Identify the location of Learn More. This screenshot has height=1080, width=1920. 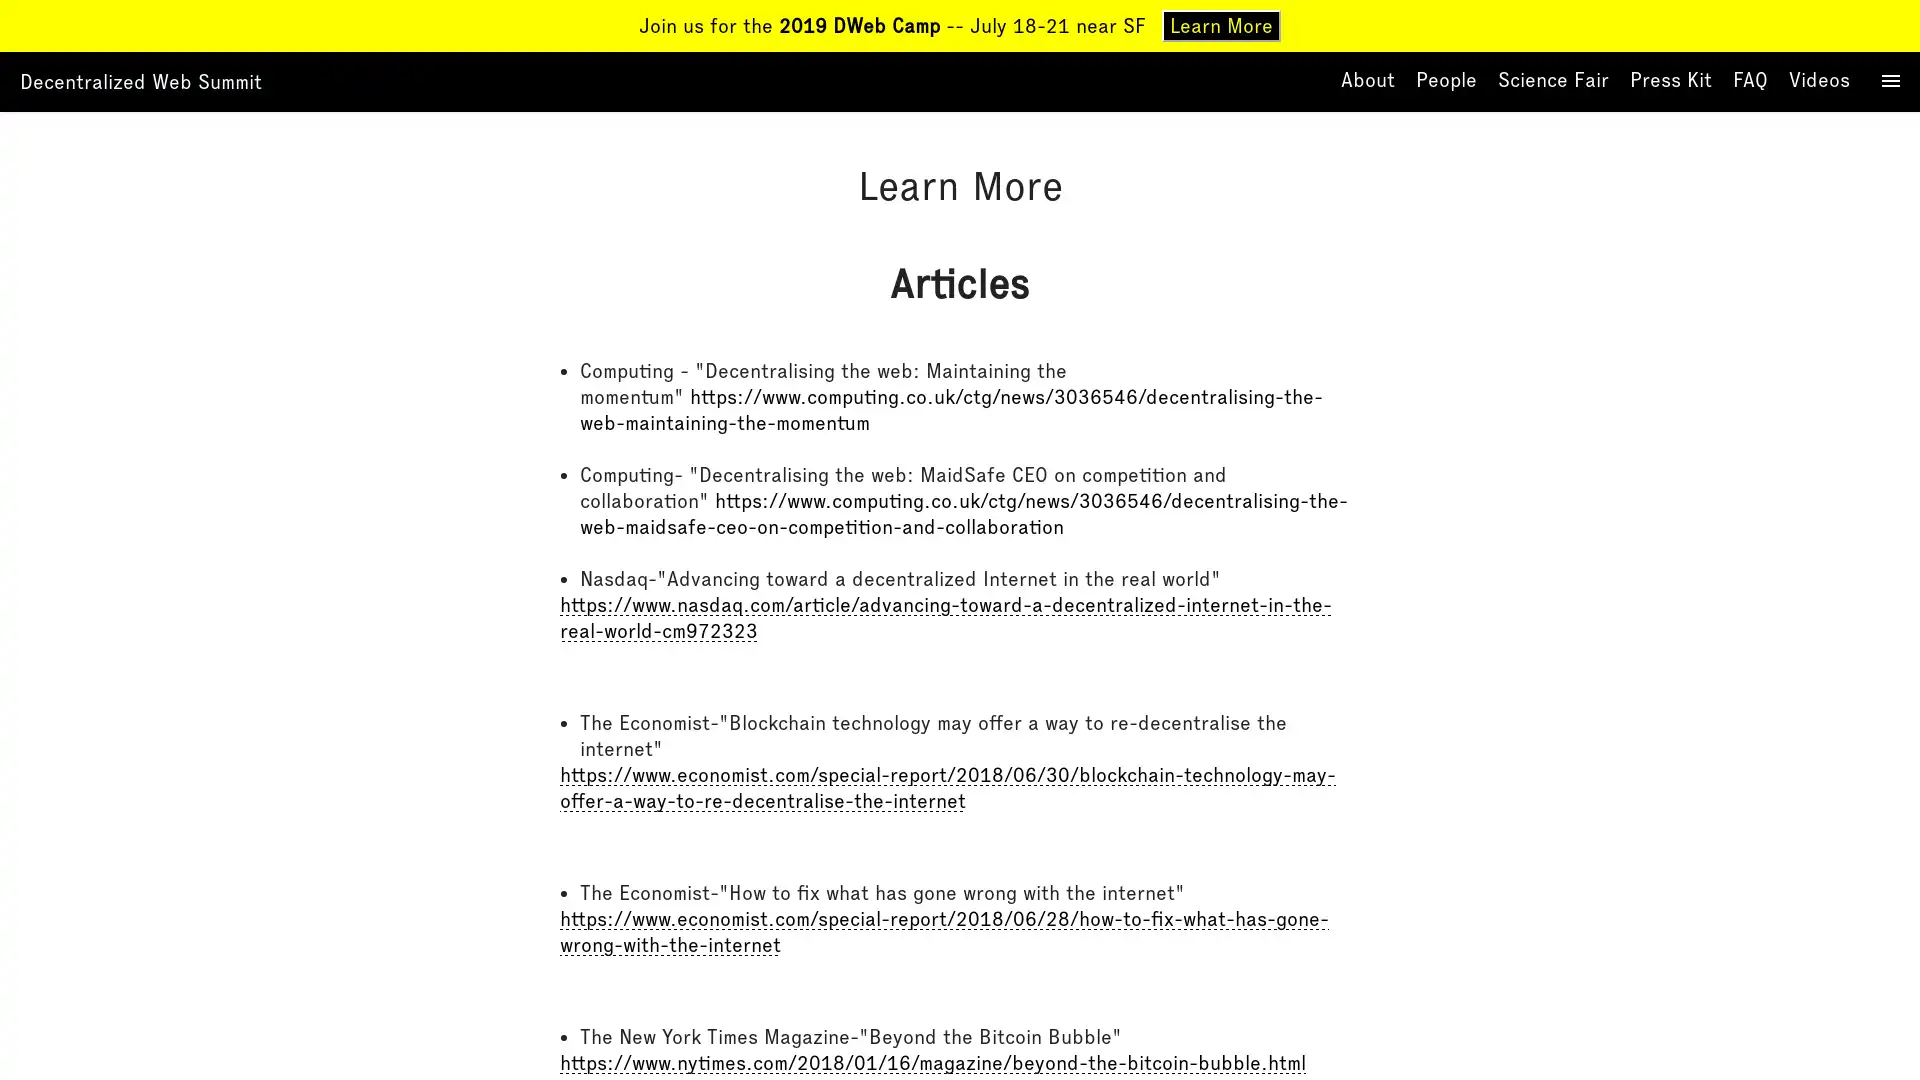
(1220, 26).